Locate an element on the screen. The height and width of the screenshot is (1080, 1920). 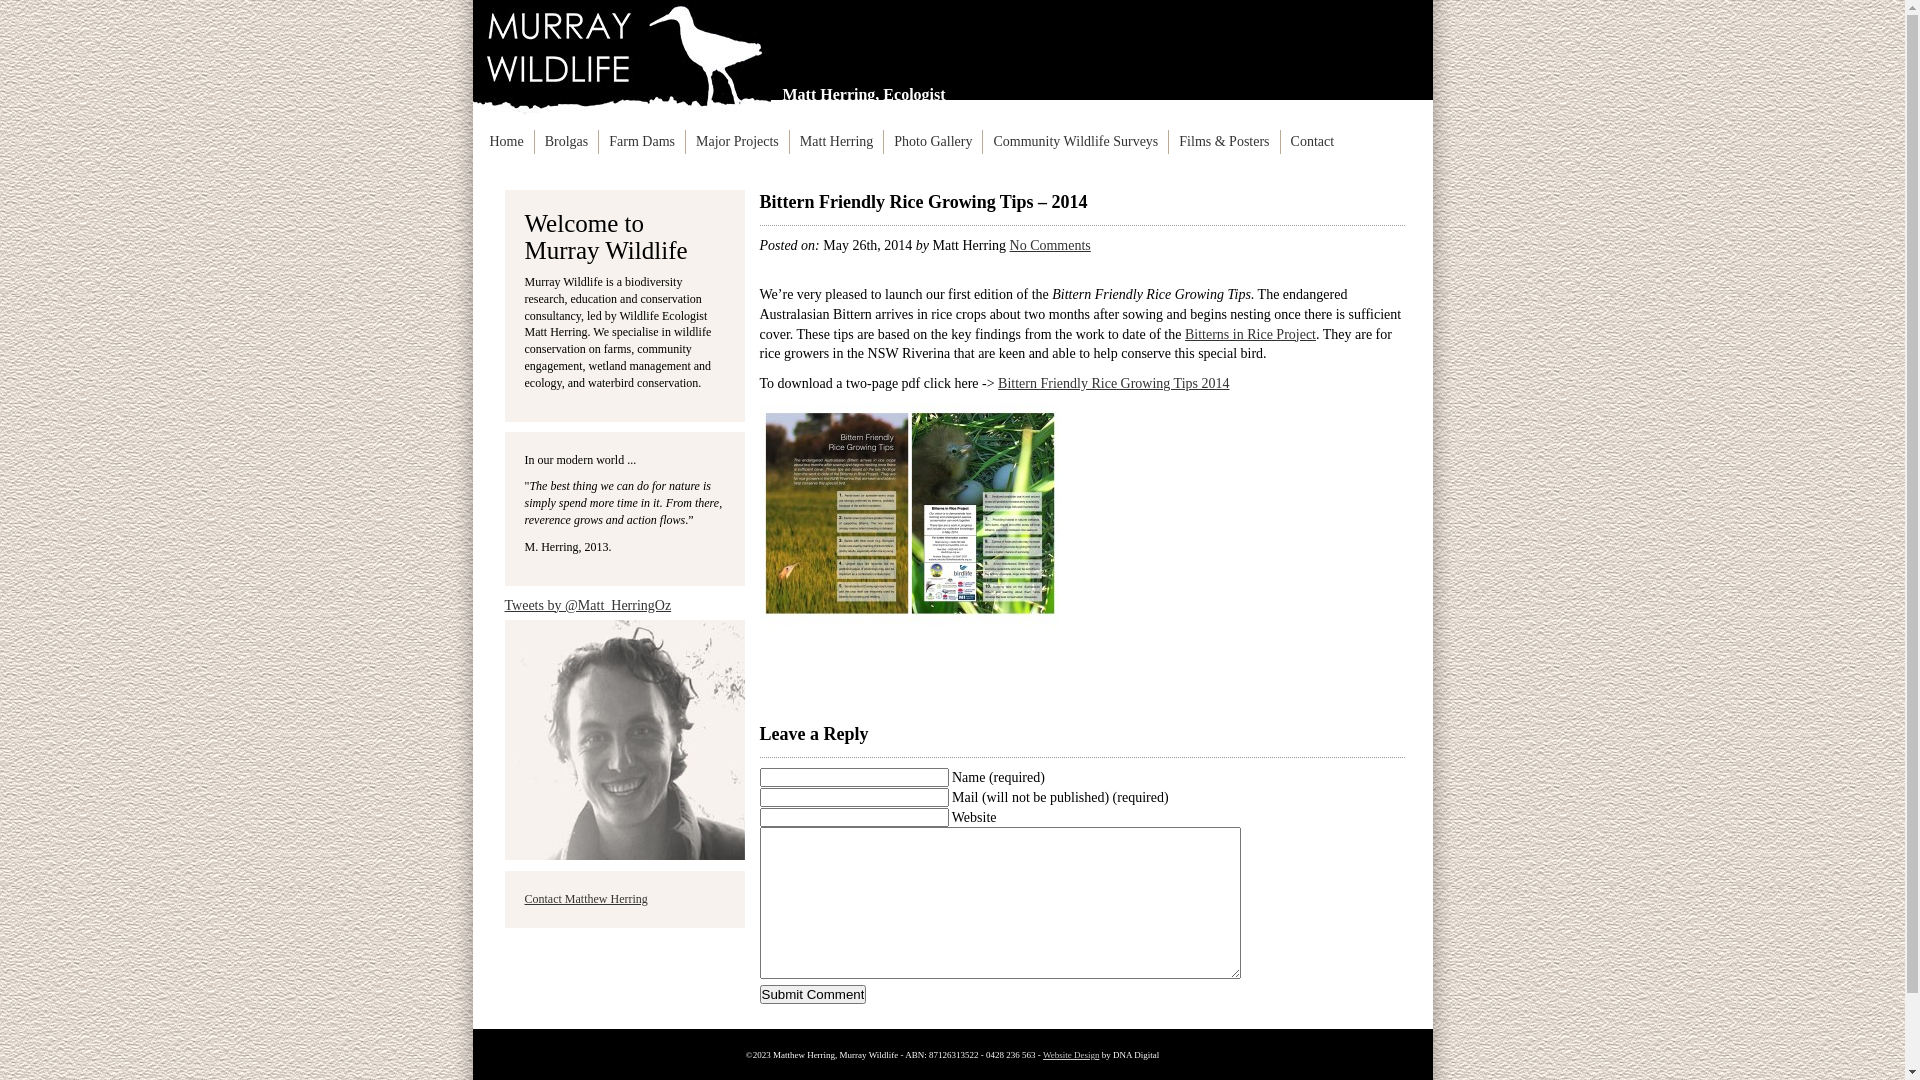
'Tweets by @Matt_HerringOz' is located at coordinates (586, 604).